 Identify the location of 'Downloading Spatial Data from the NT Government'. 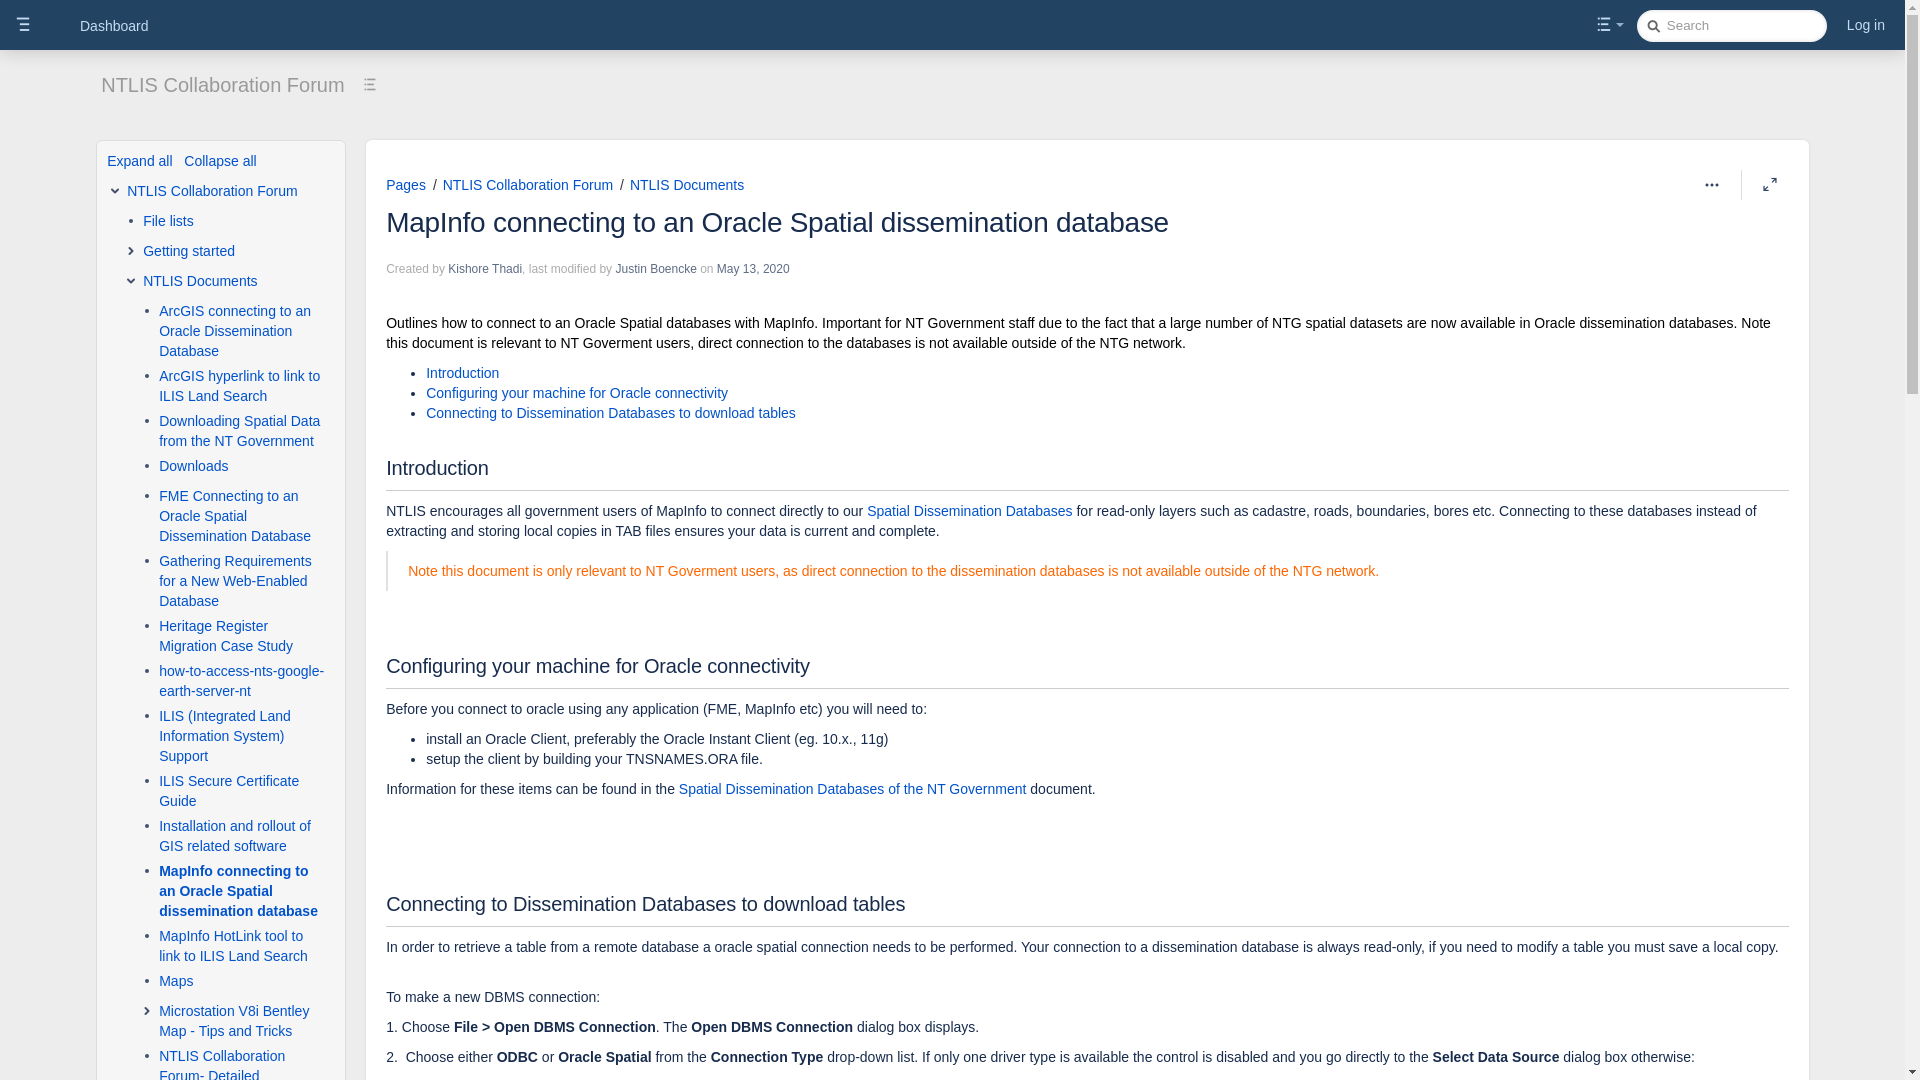
(241, 430).